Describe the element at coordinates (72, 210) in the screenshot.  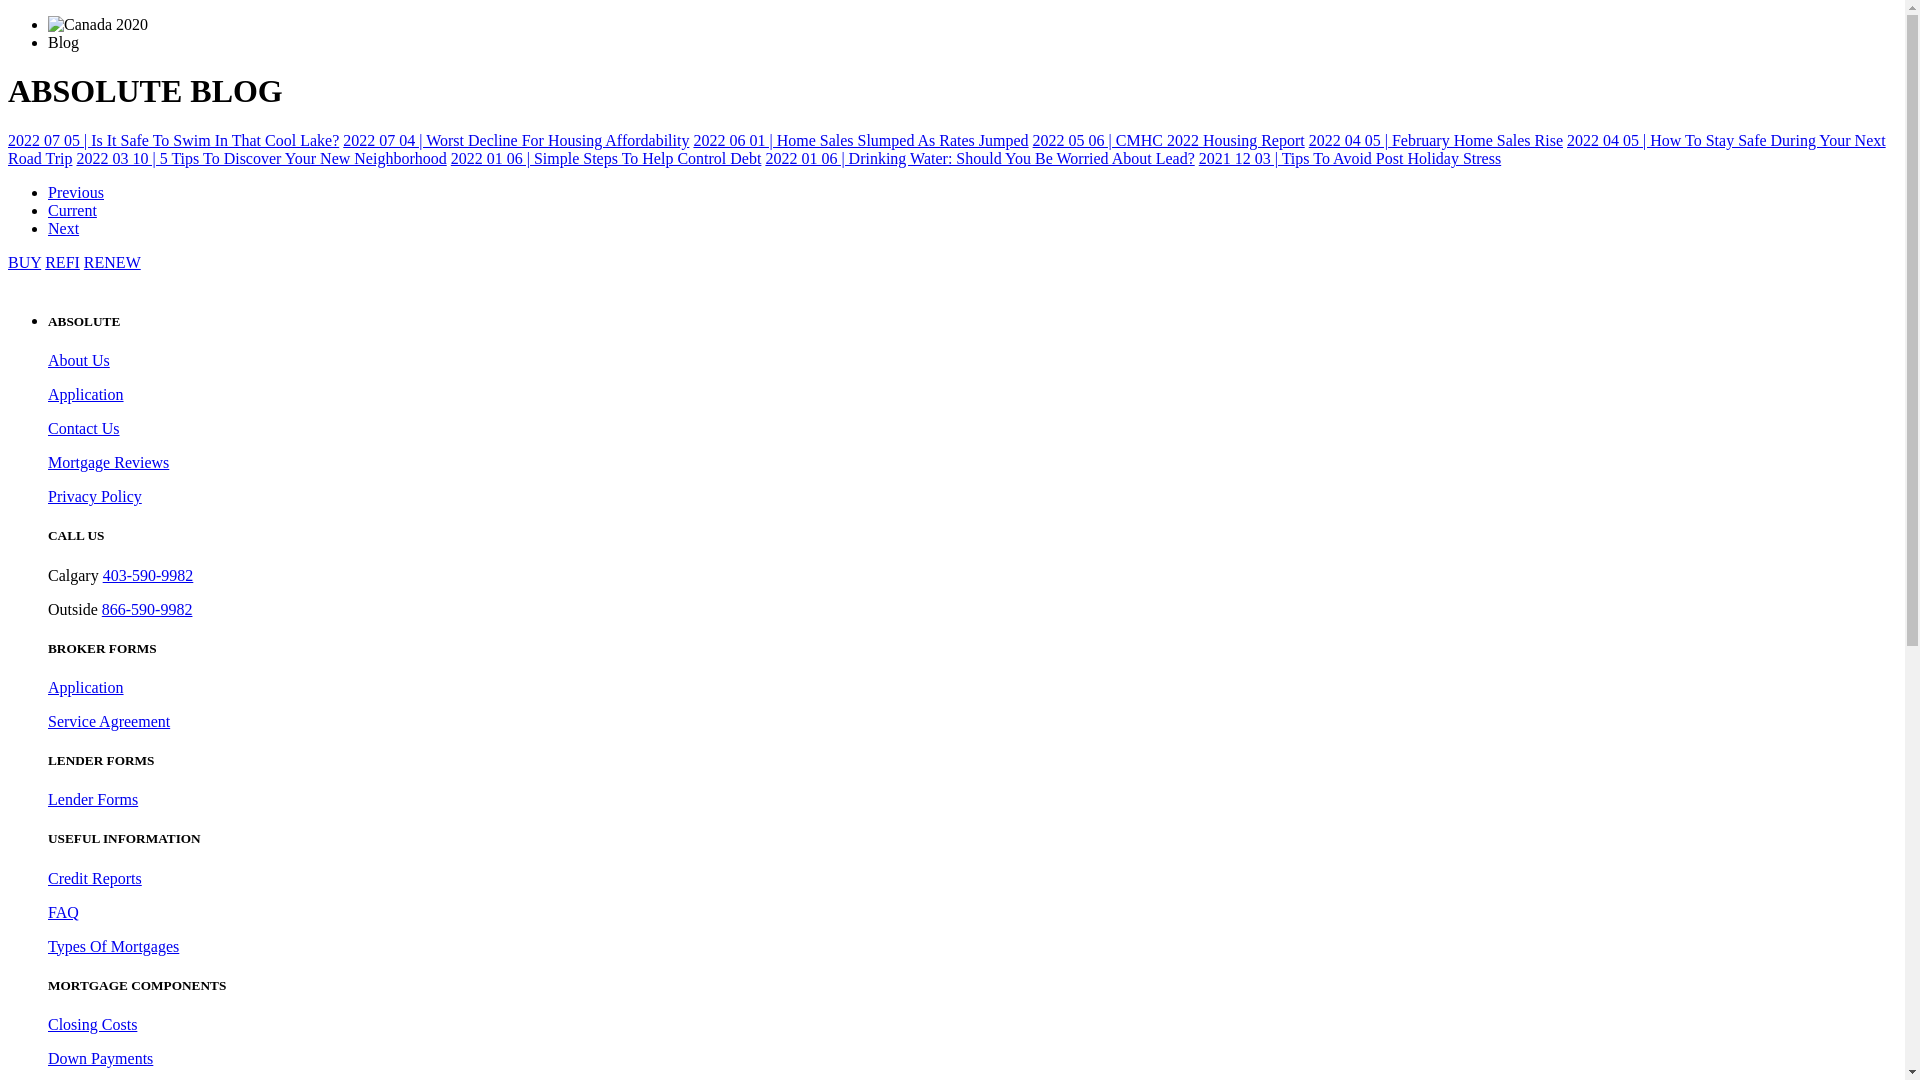
I see `'Current'` at that location.